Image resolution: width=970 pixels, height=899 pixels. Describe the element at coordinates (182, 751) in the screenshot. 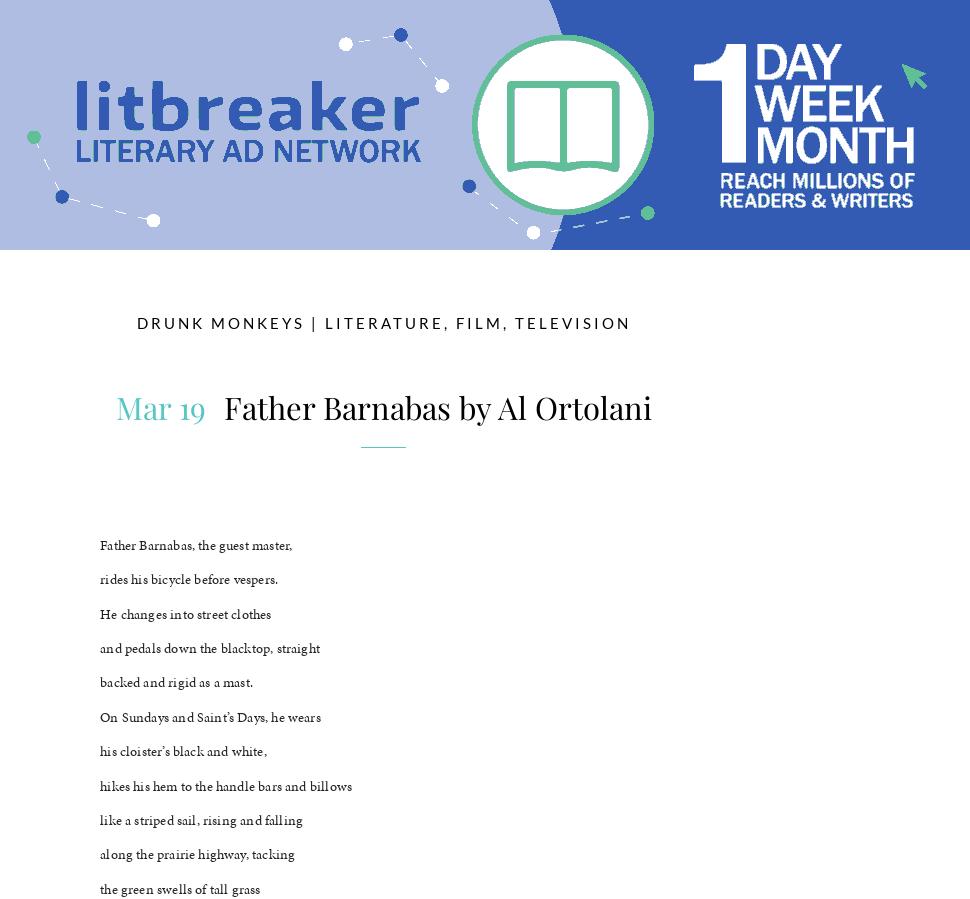

I see `'his cloister’s black and white,'` at that location.